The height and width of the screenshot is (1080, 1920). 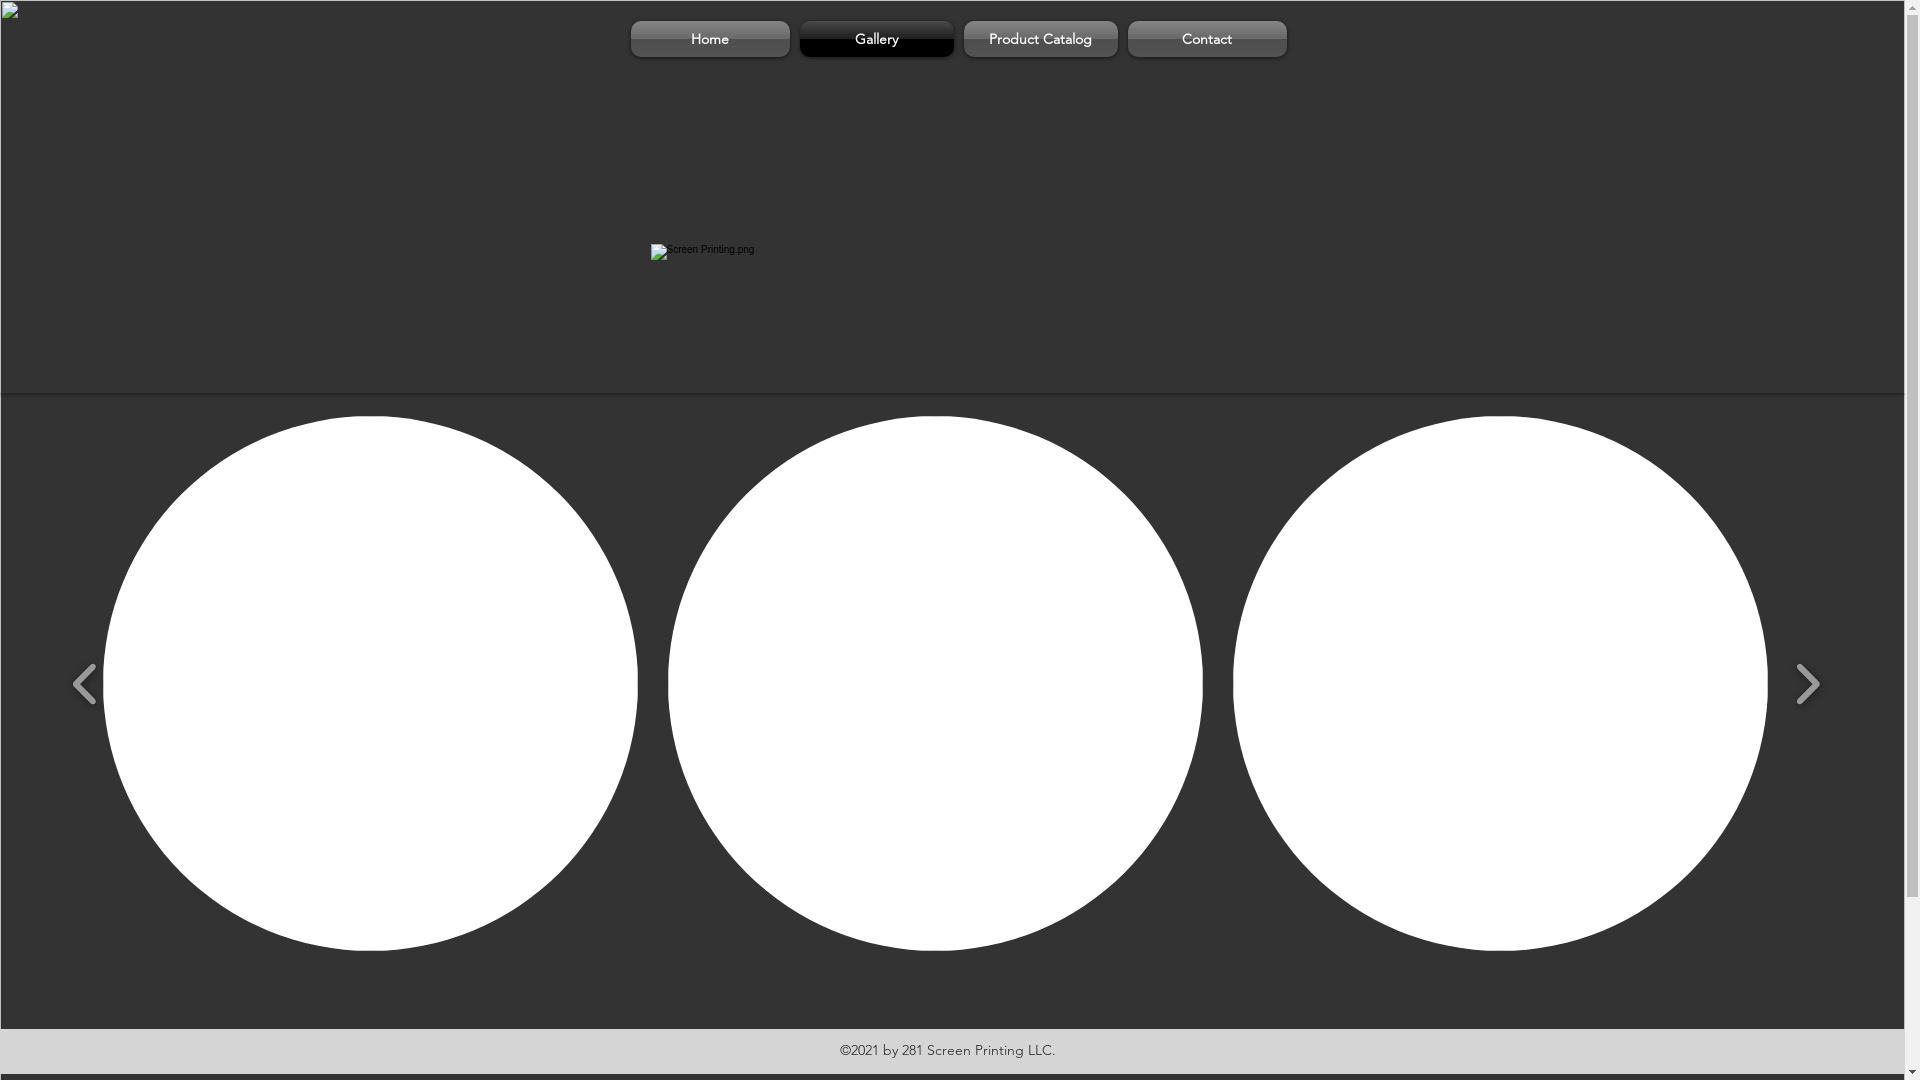 I want to click on 'Home', so click(x=711, y=38).